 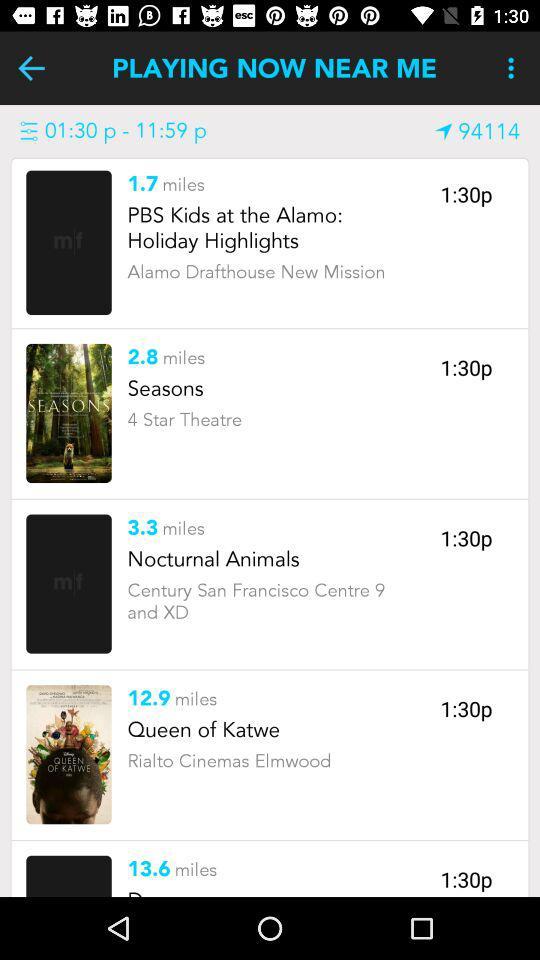 I want to click on item, so click(x=68, y=412).